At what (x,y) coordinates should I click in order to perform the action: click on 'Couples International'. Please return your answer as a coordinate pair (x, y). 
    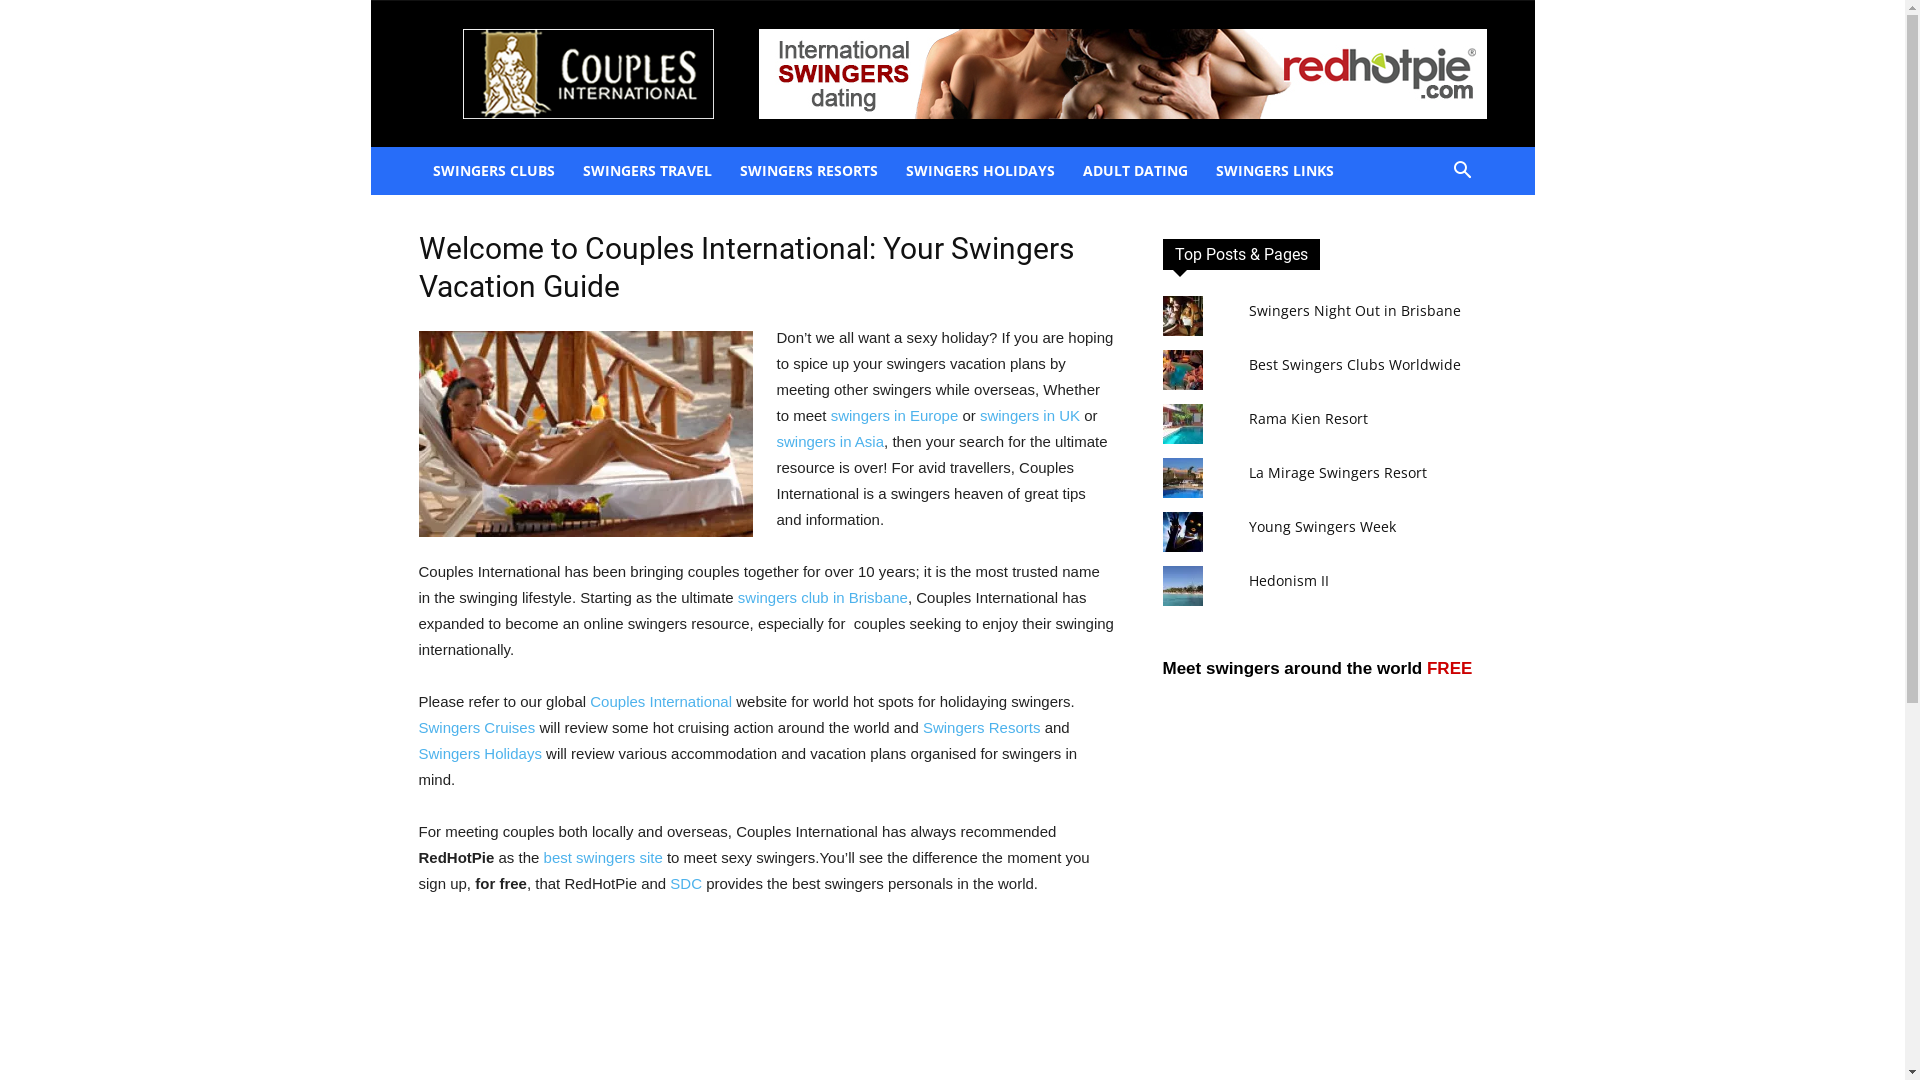
    Looking at the image, I should click on (662, 700).